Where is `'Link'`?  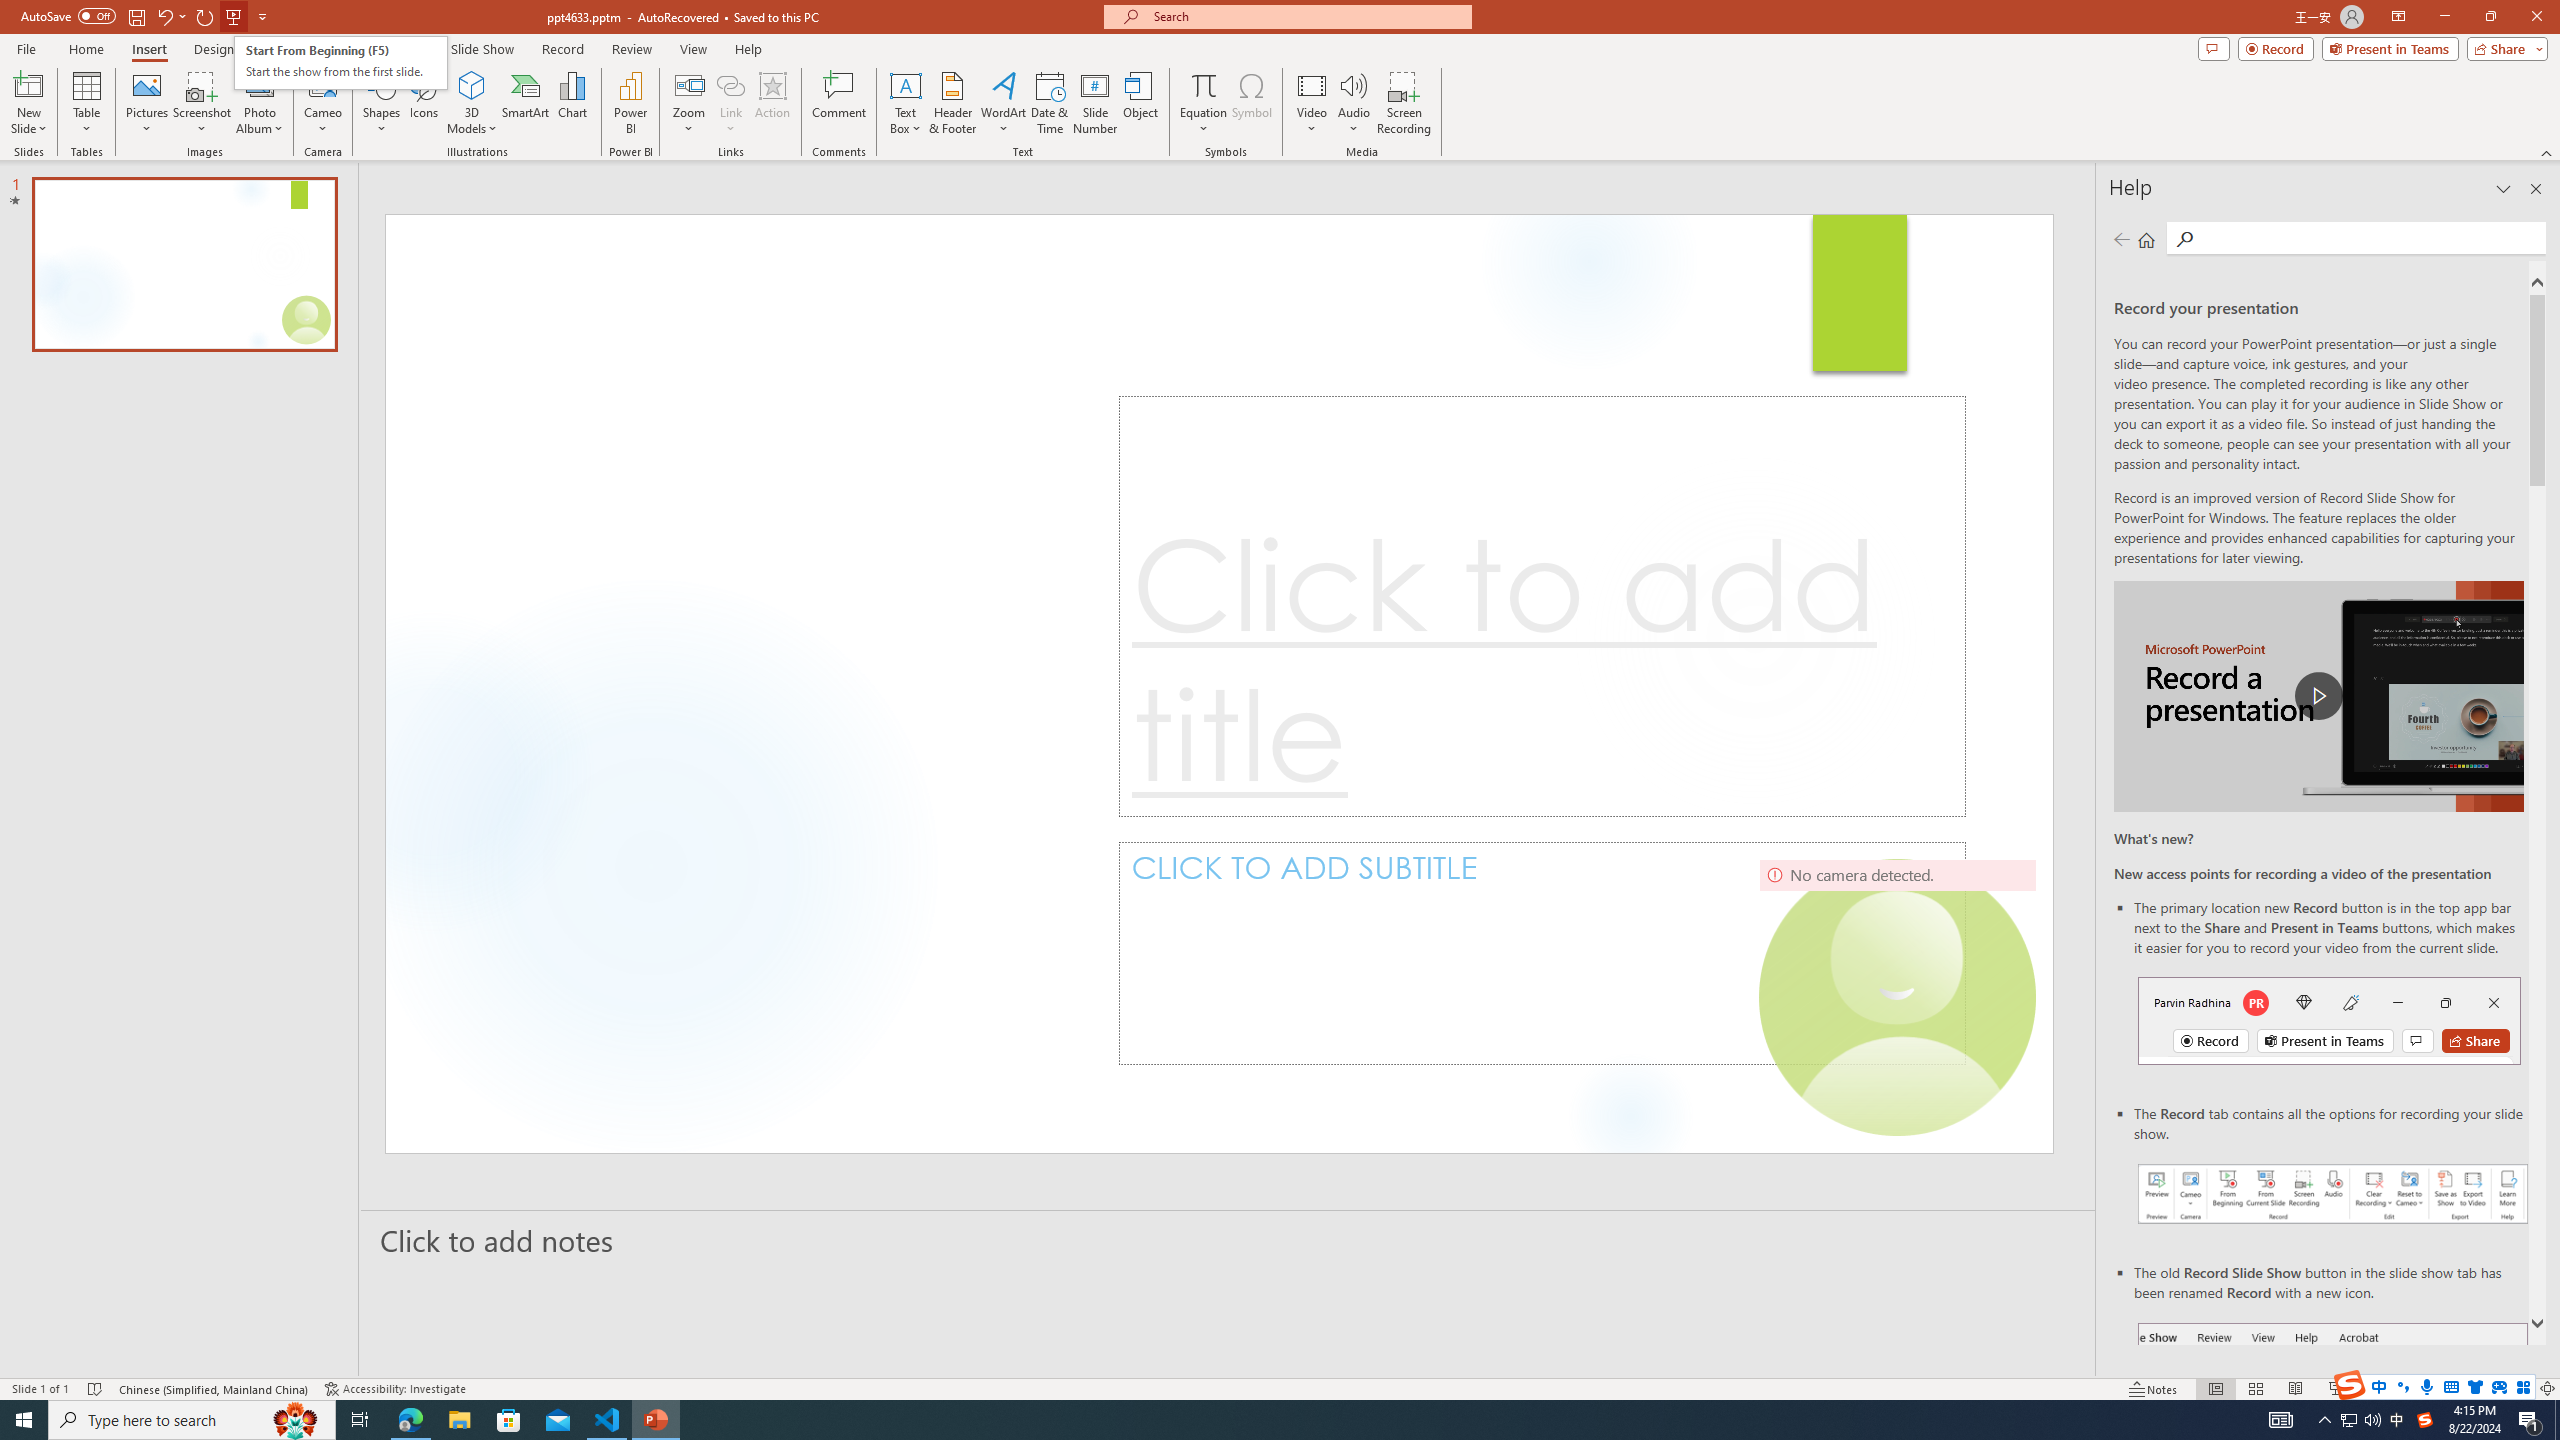
'Link' is located at coordinates (729, 103).